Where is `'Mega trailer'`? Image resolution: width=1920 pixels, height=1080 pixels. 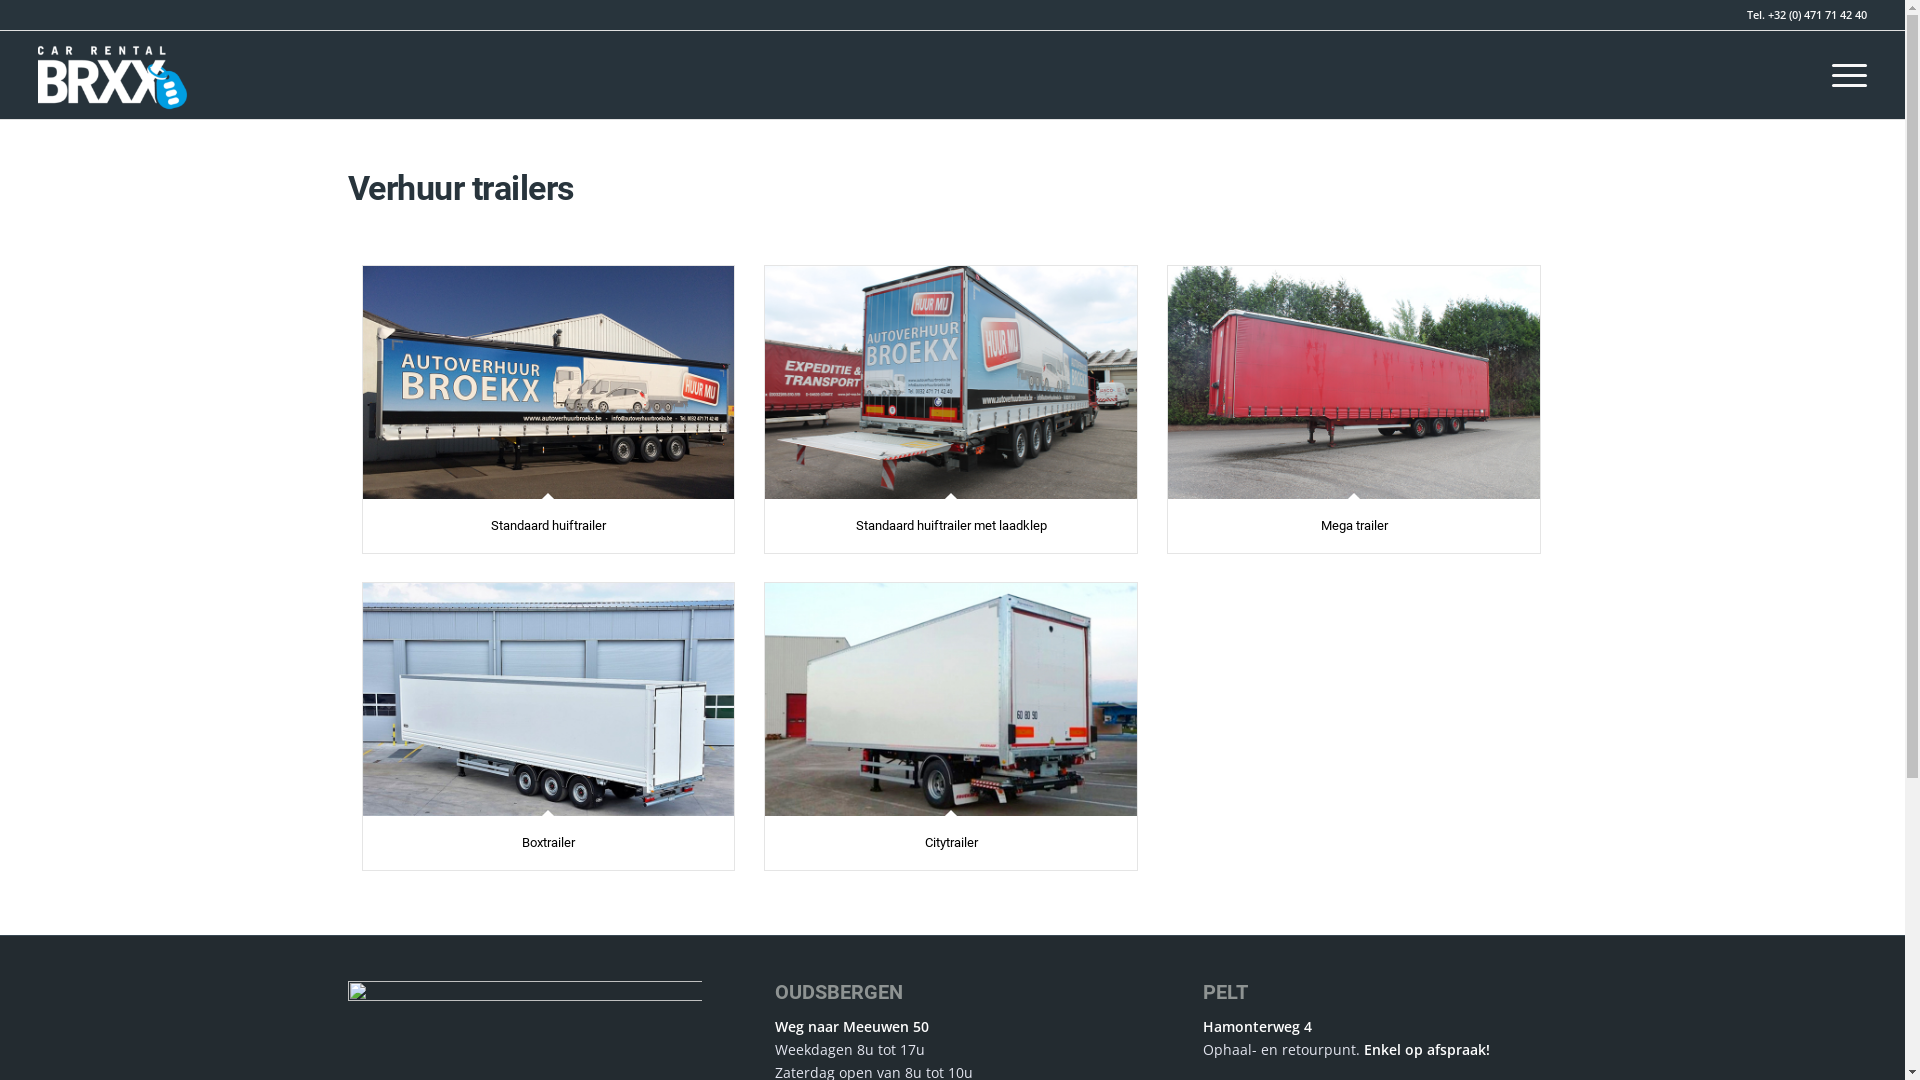 'Mega trailer' is located at coordinates (1354, 524).